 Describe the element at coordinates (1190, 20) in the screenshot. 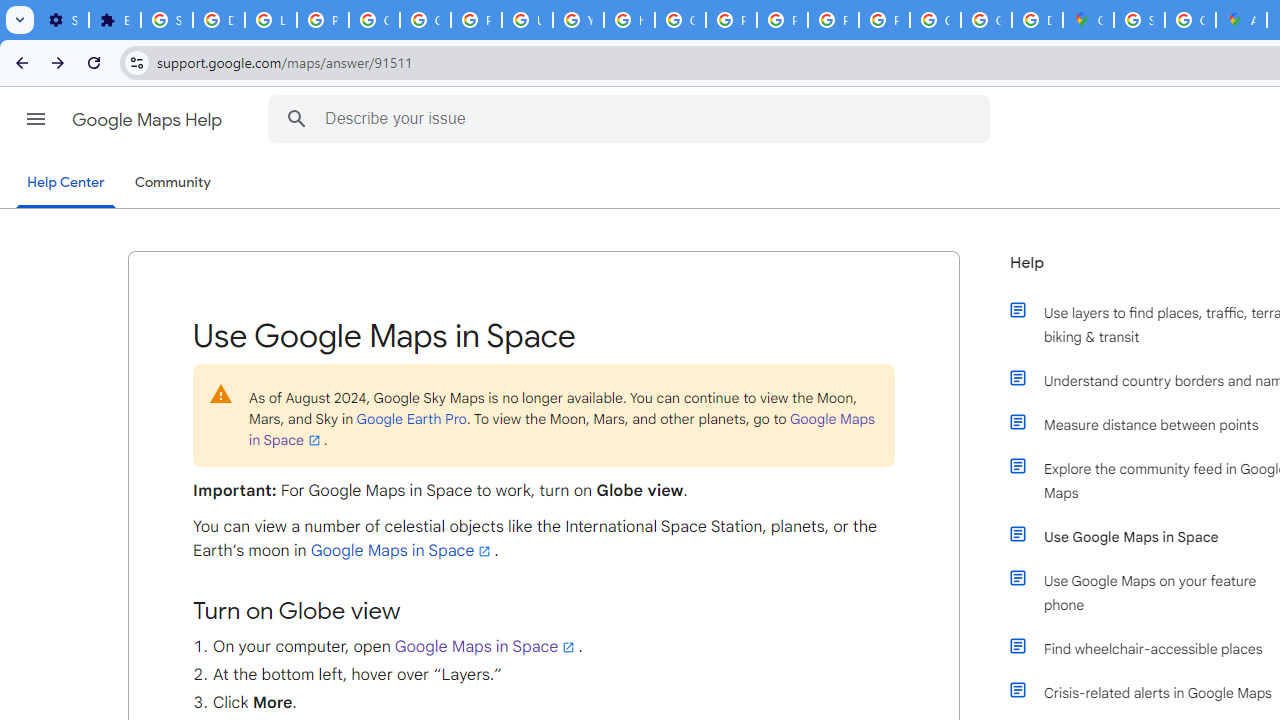

I see `'Create your Google Account'` at that location.